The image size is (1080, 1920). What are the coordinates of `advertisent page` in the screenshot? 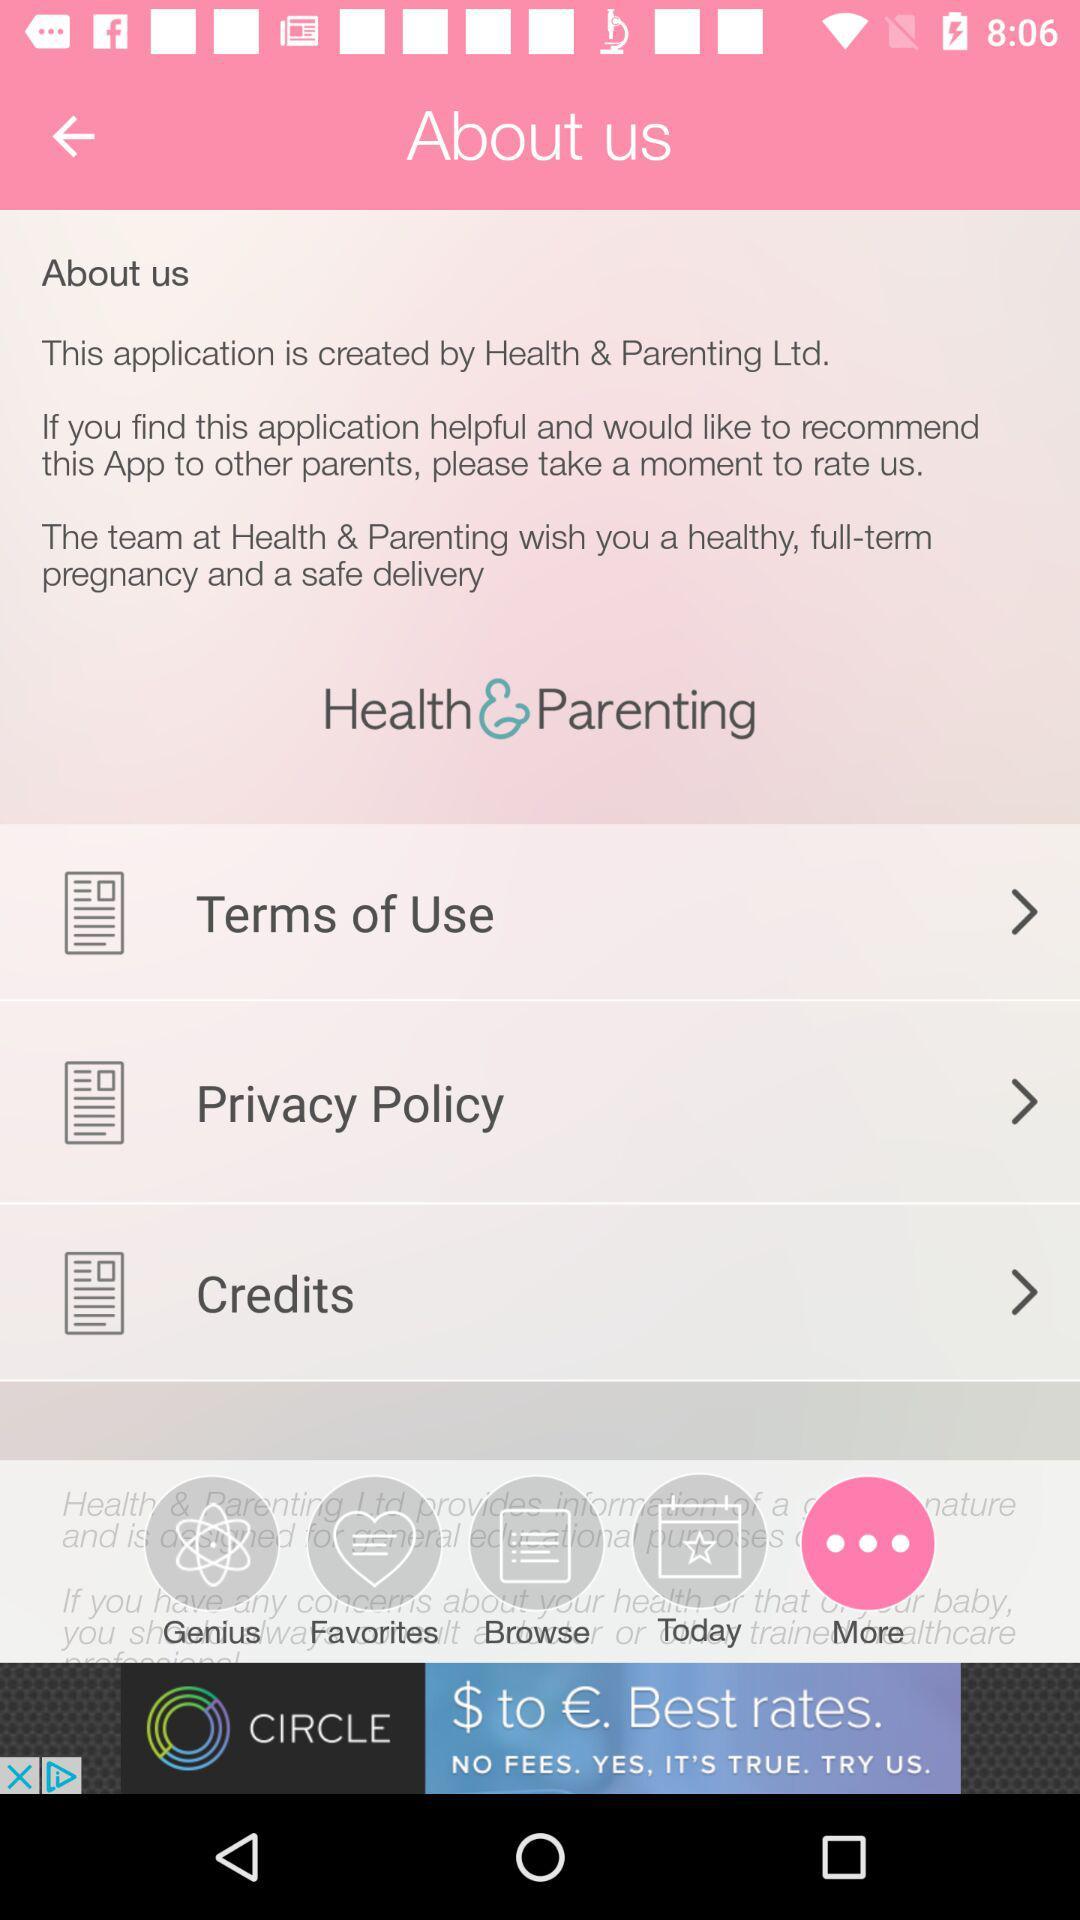 It's located at (540, 1727).